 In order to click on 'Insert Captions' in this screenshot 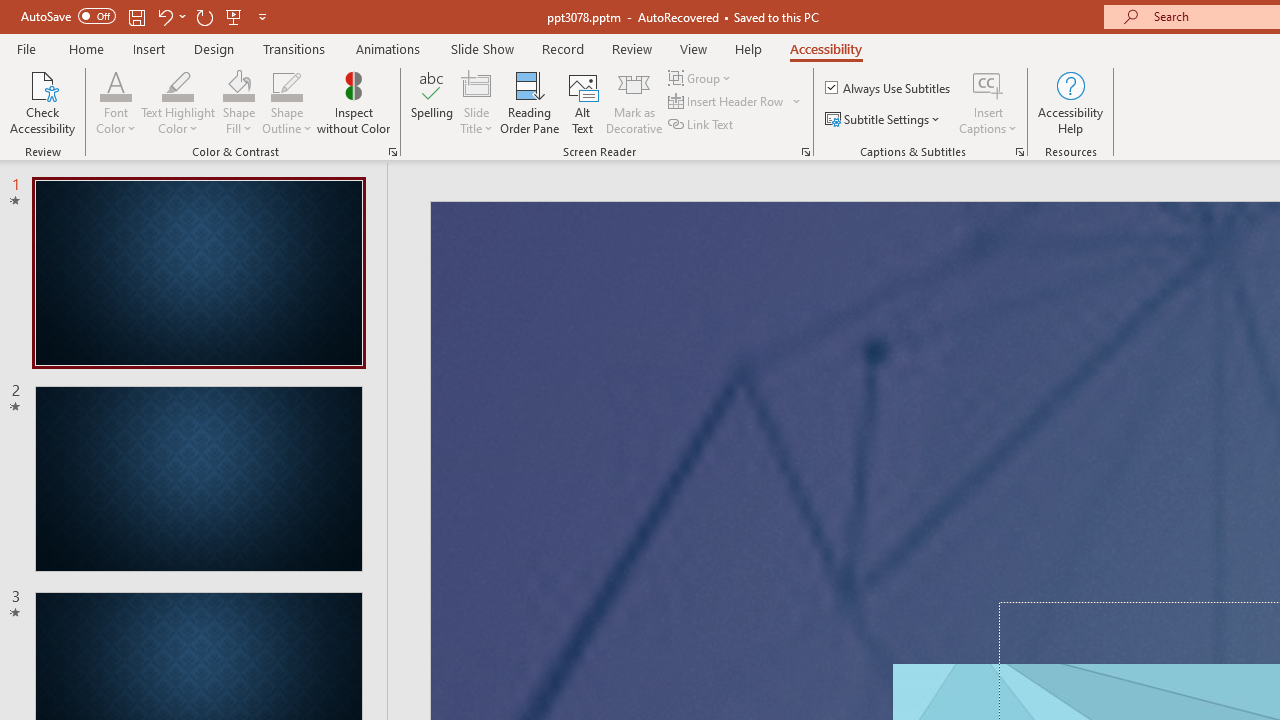, I will do `click(988, 84)`.